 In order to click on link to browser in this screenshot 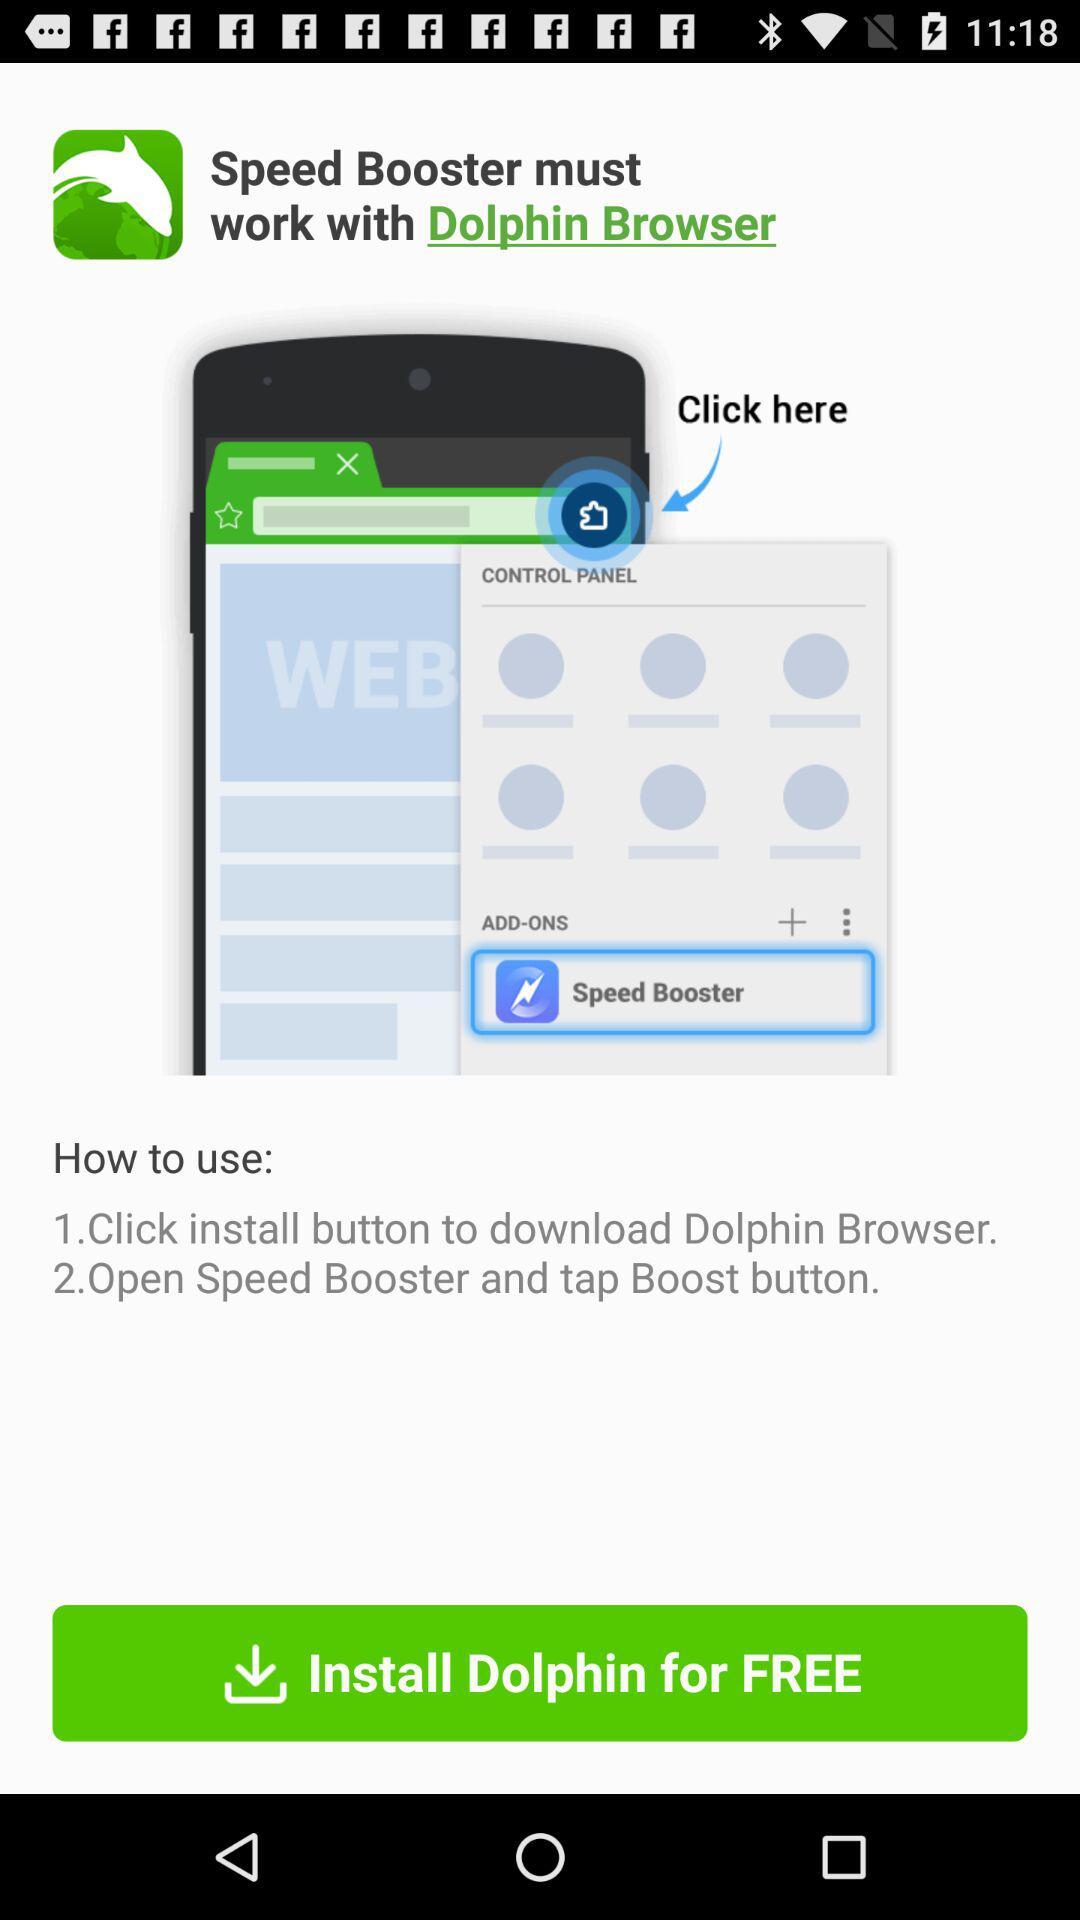, I will do `click(118, 194)`.